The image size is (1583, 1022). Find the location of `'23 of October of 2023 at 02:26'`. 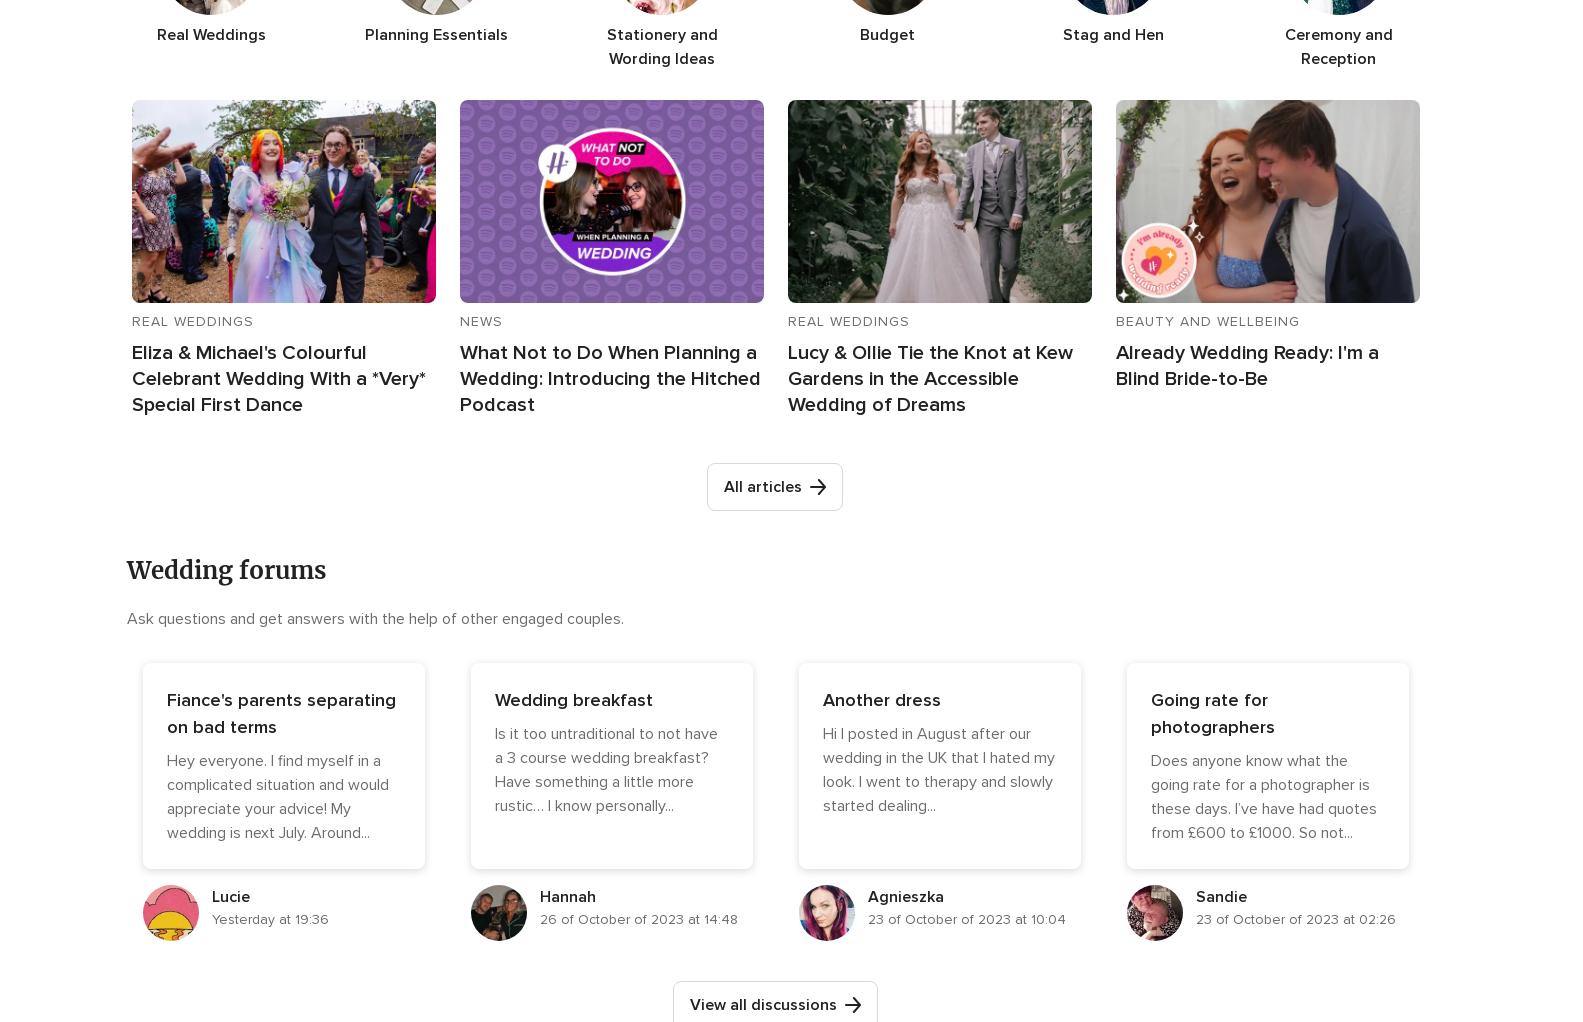

'23 of October of 2023 at 02:26' is located at coordinates (1295, 918).